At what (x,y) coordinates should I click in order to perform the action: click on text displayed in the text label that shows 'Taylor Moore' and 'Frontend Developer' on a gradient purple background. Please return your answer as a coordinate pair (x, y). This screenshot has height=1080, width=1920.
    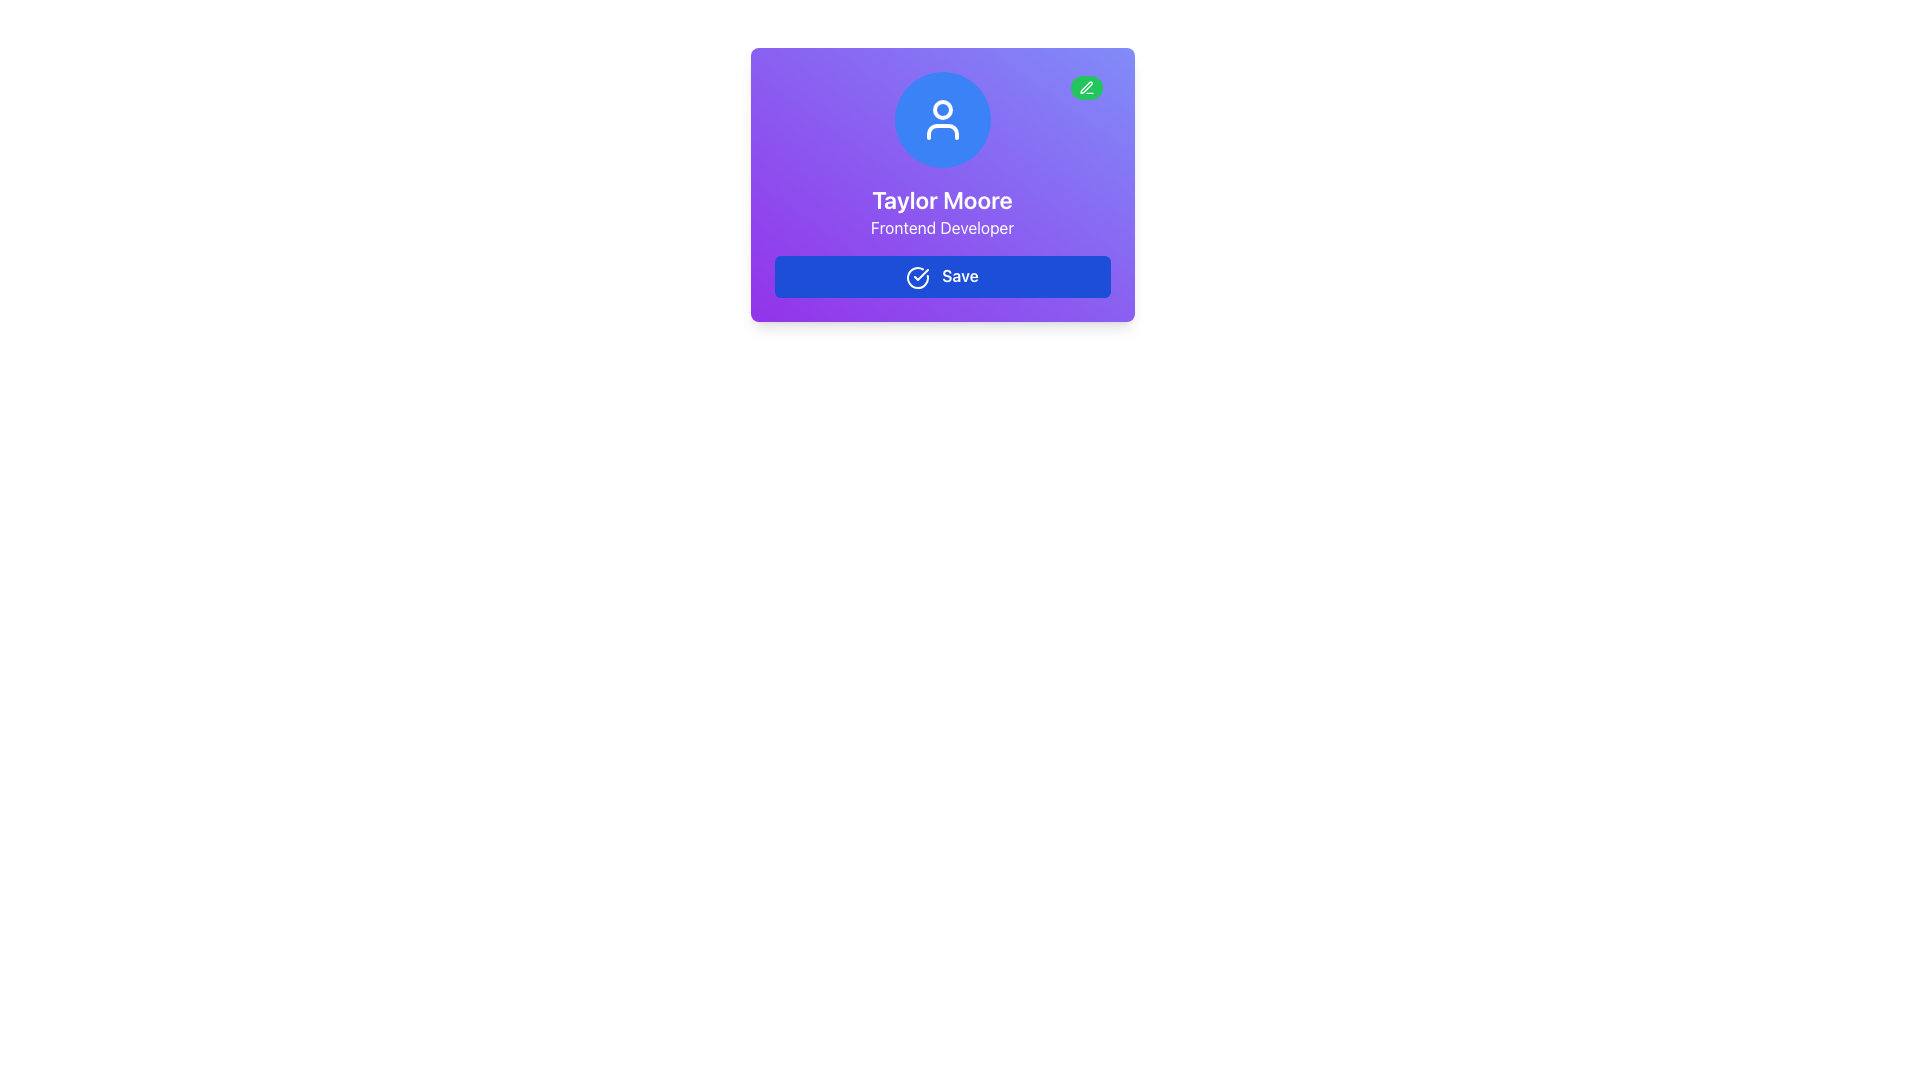
    Looking at the image, I should click on (941, 212).